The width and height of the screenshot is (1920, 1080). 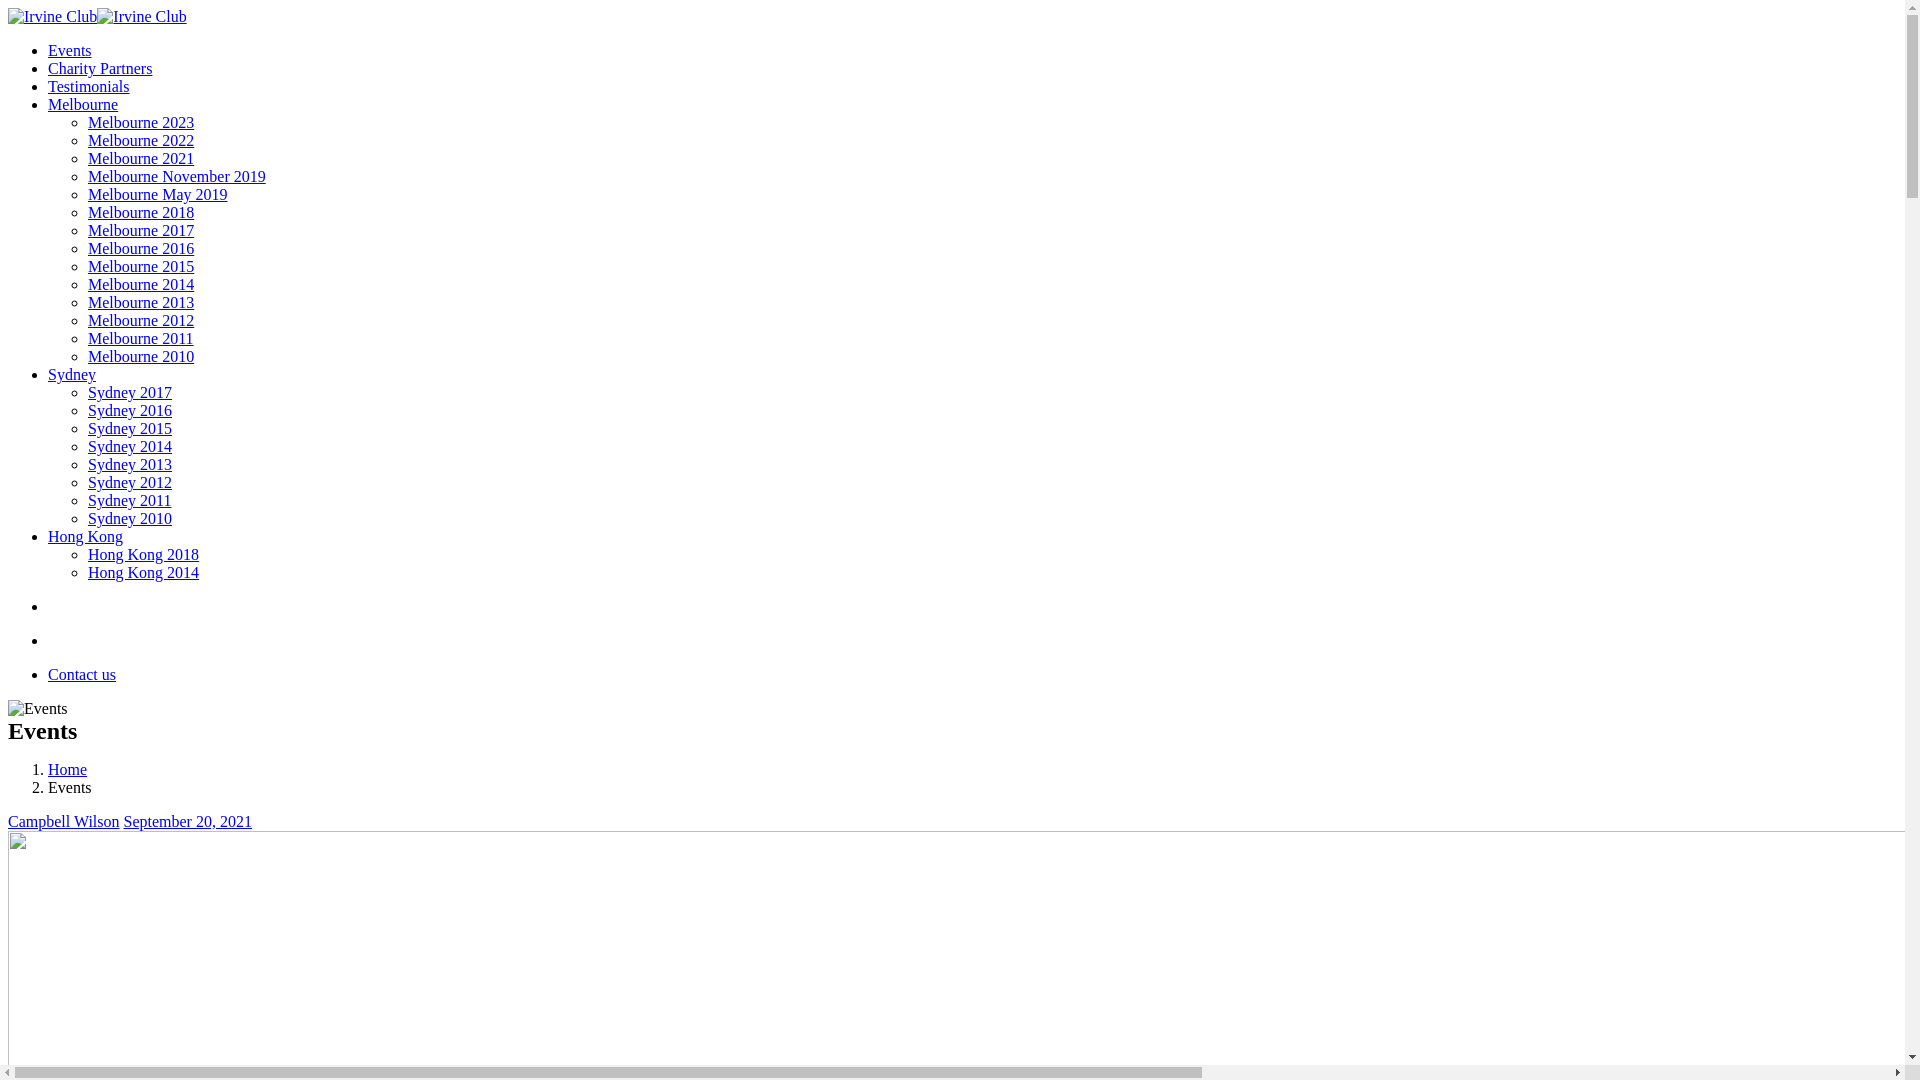 I want to click on 'Melbourne 2014', so click(x=139, y=284).